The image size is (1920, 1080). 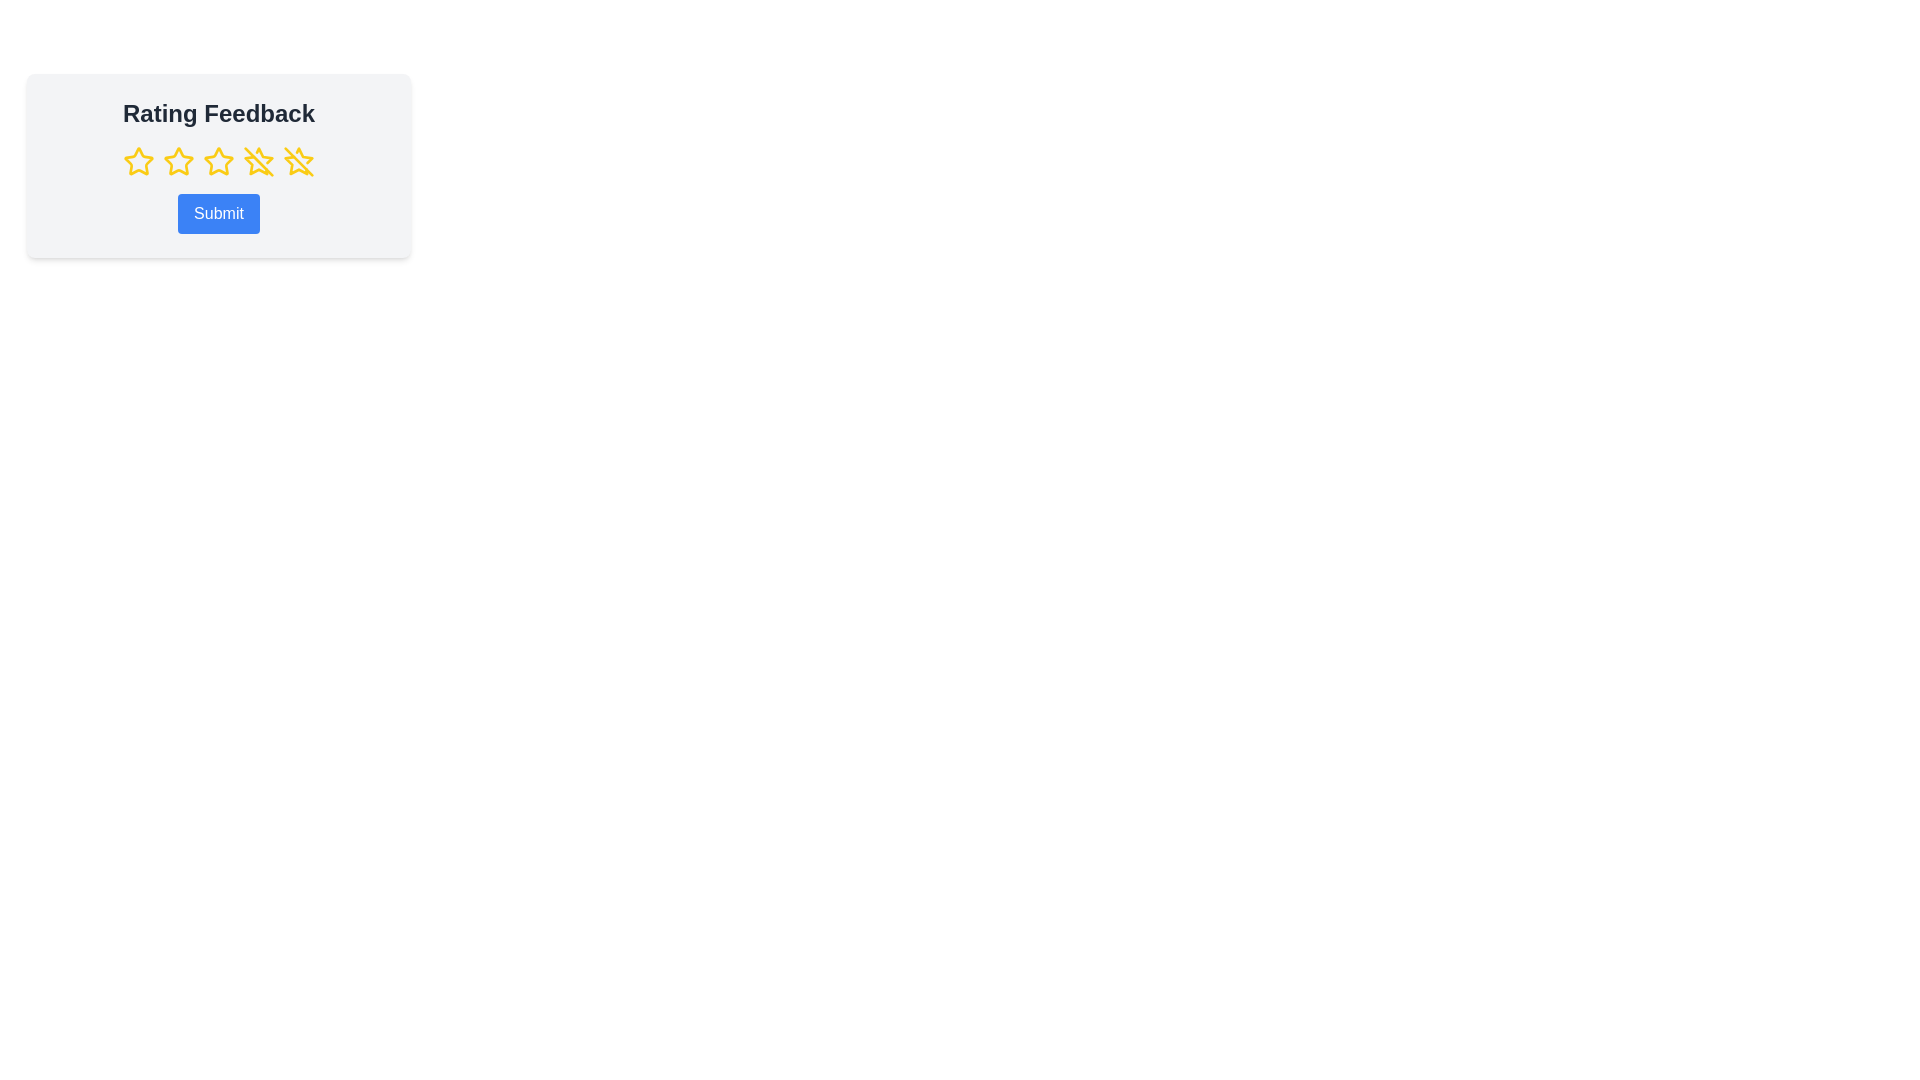 What do you see at coordinates (178, 161) in the screenshot?
I see `the second star-shaped rating icon, which is yellow and located below the text 'Rating Feedback'` at bounding box center [178, 161].